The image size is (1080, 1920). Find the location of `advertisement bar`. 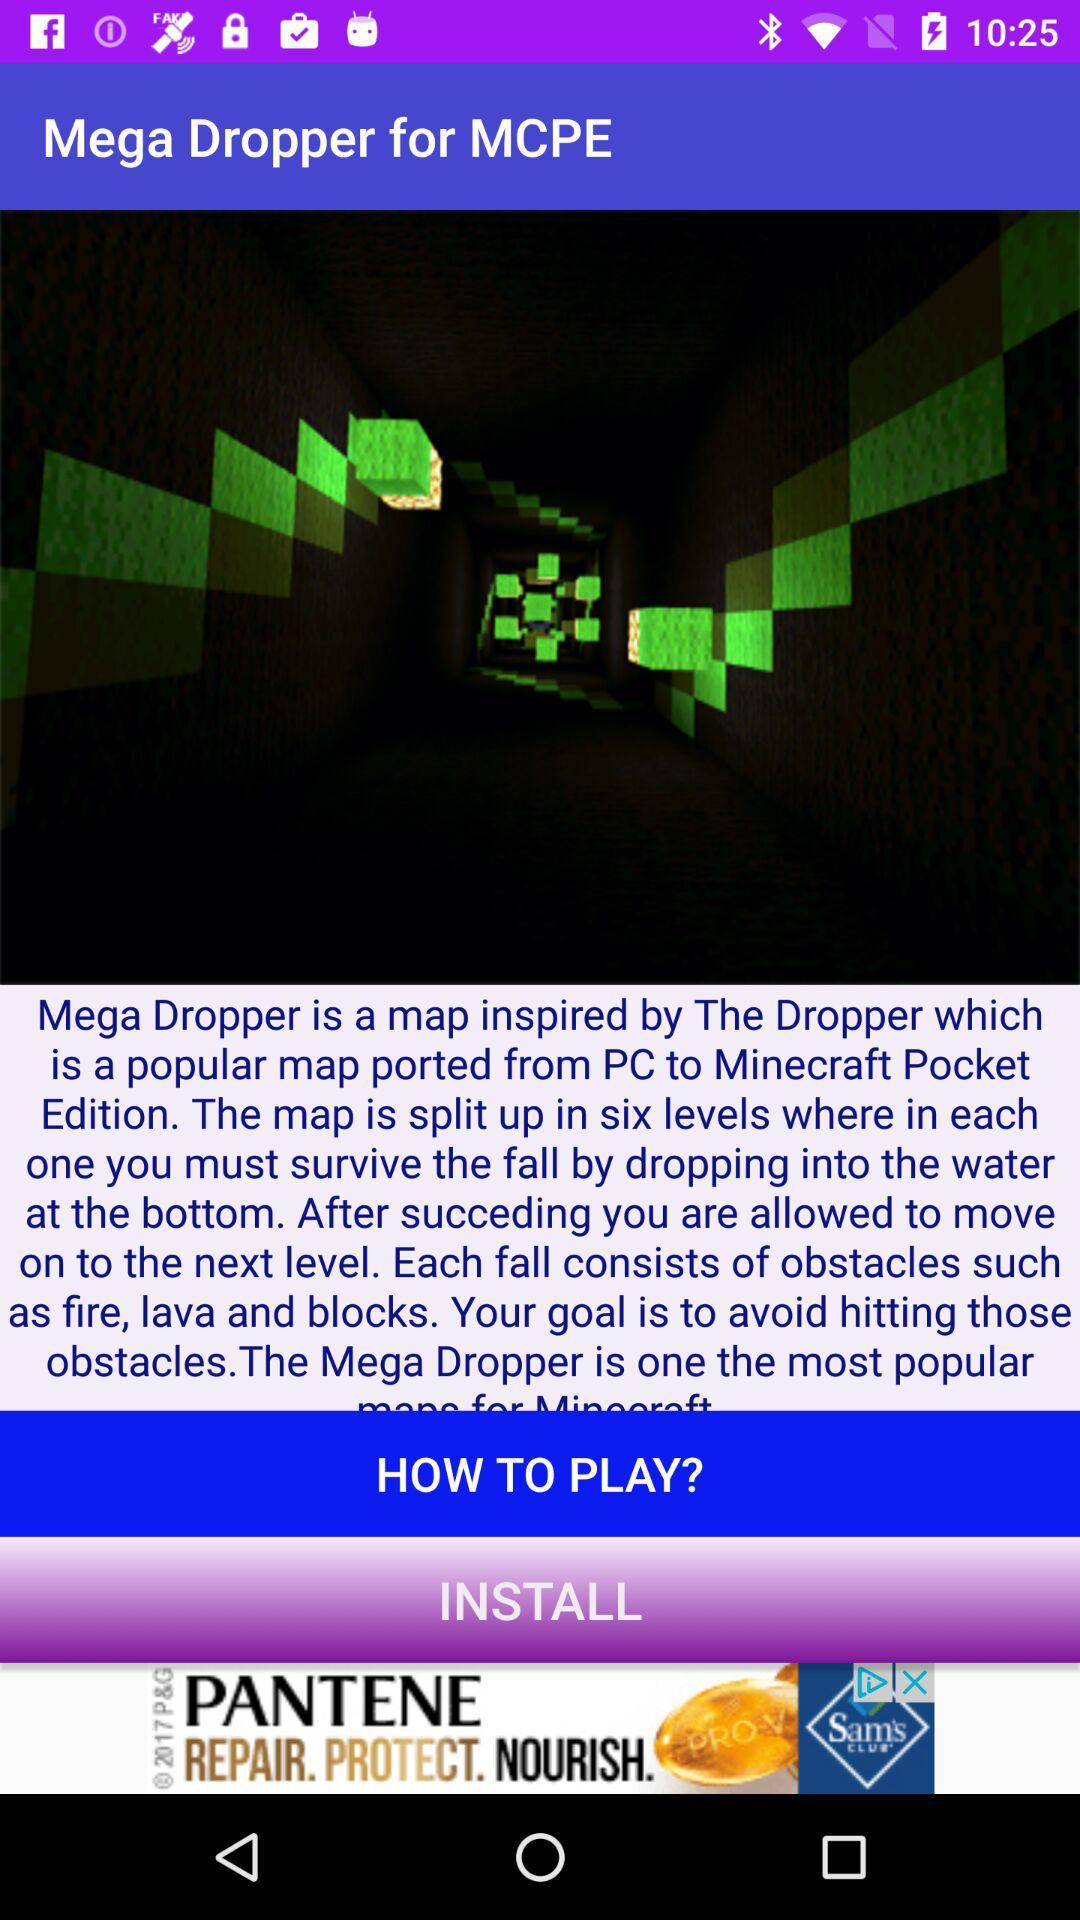

advertisement bar is located at coordinates (540, 1727).